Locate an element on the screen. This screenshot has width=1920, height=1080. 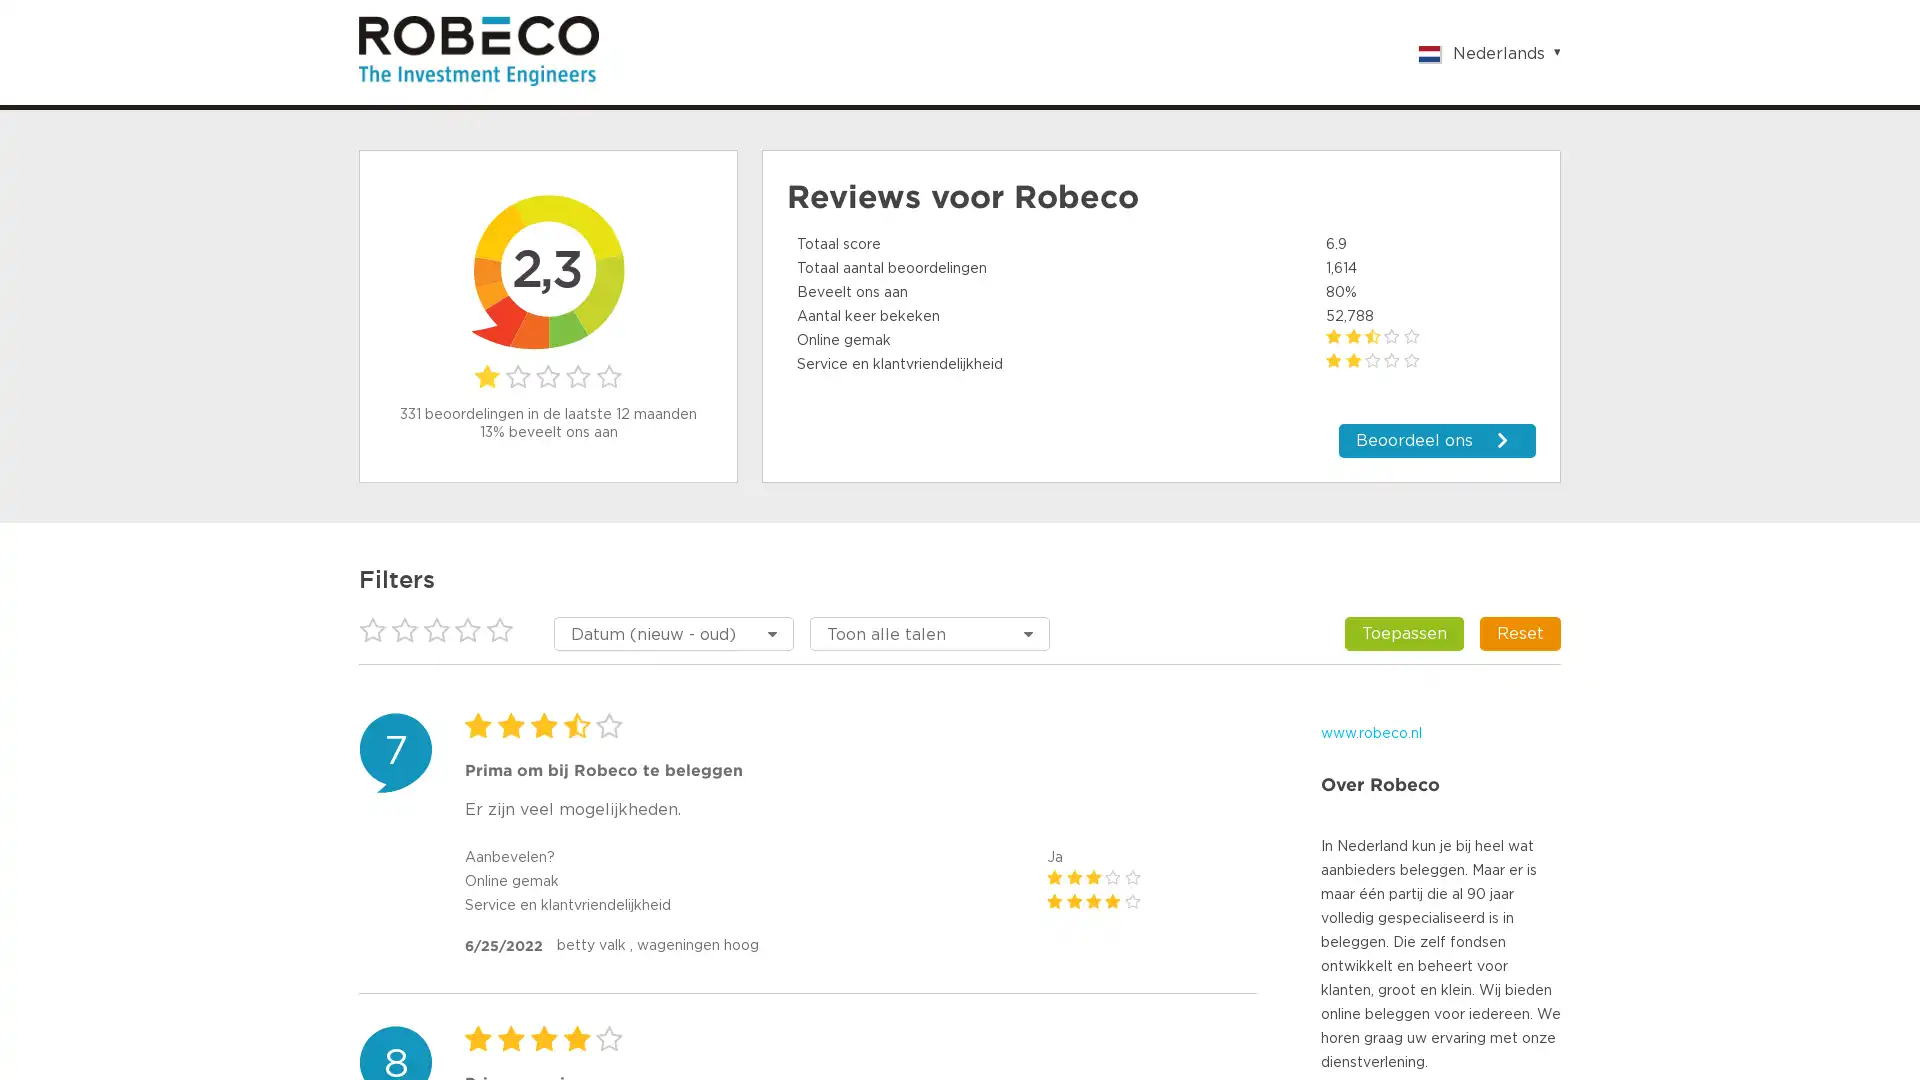
Toepassen is located at coordinates (1403, 633).